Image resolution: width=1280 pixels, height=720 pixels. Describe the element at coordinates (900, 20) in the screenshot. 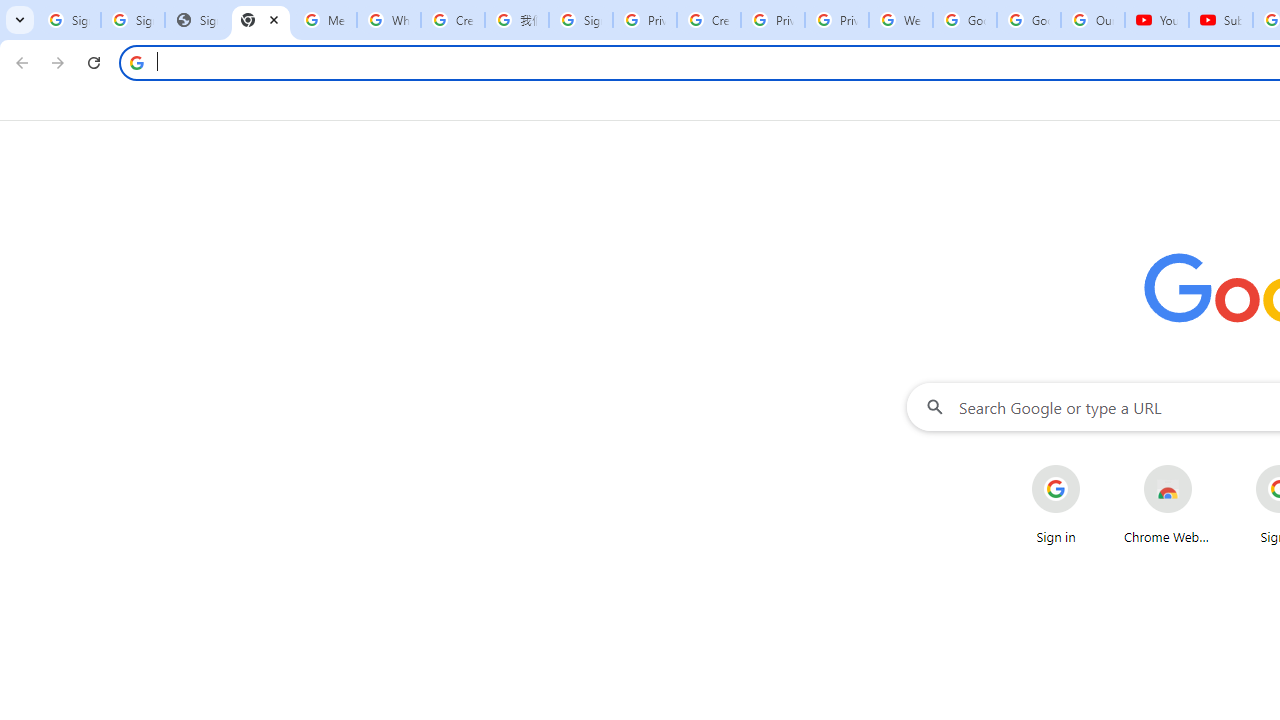

I see `'Welcome to My Activity'` at that location.